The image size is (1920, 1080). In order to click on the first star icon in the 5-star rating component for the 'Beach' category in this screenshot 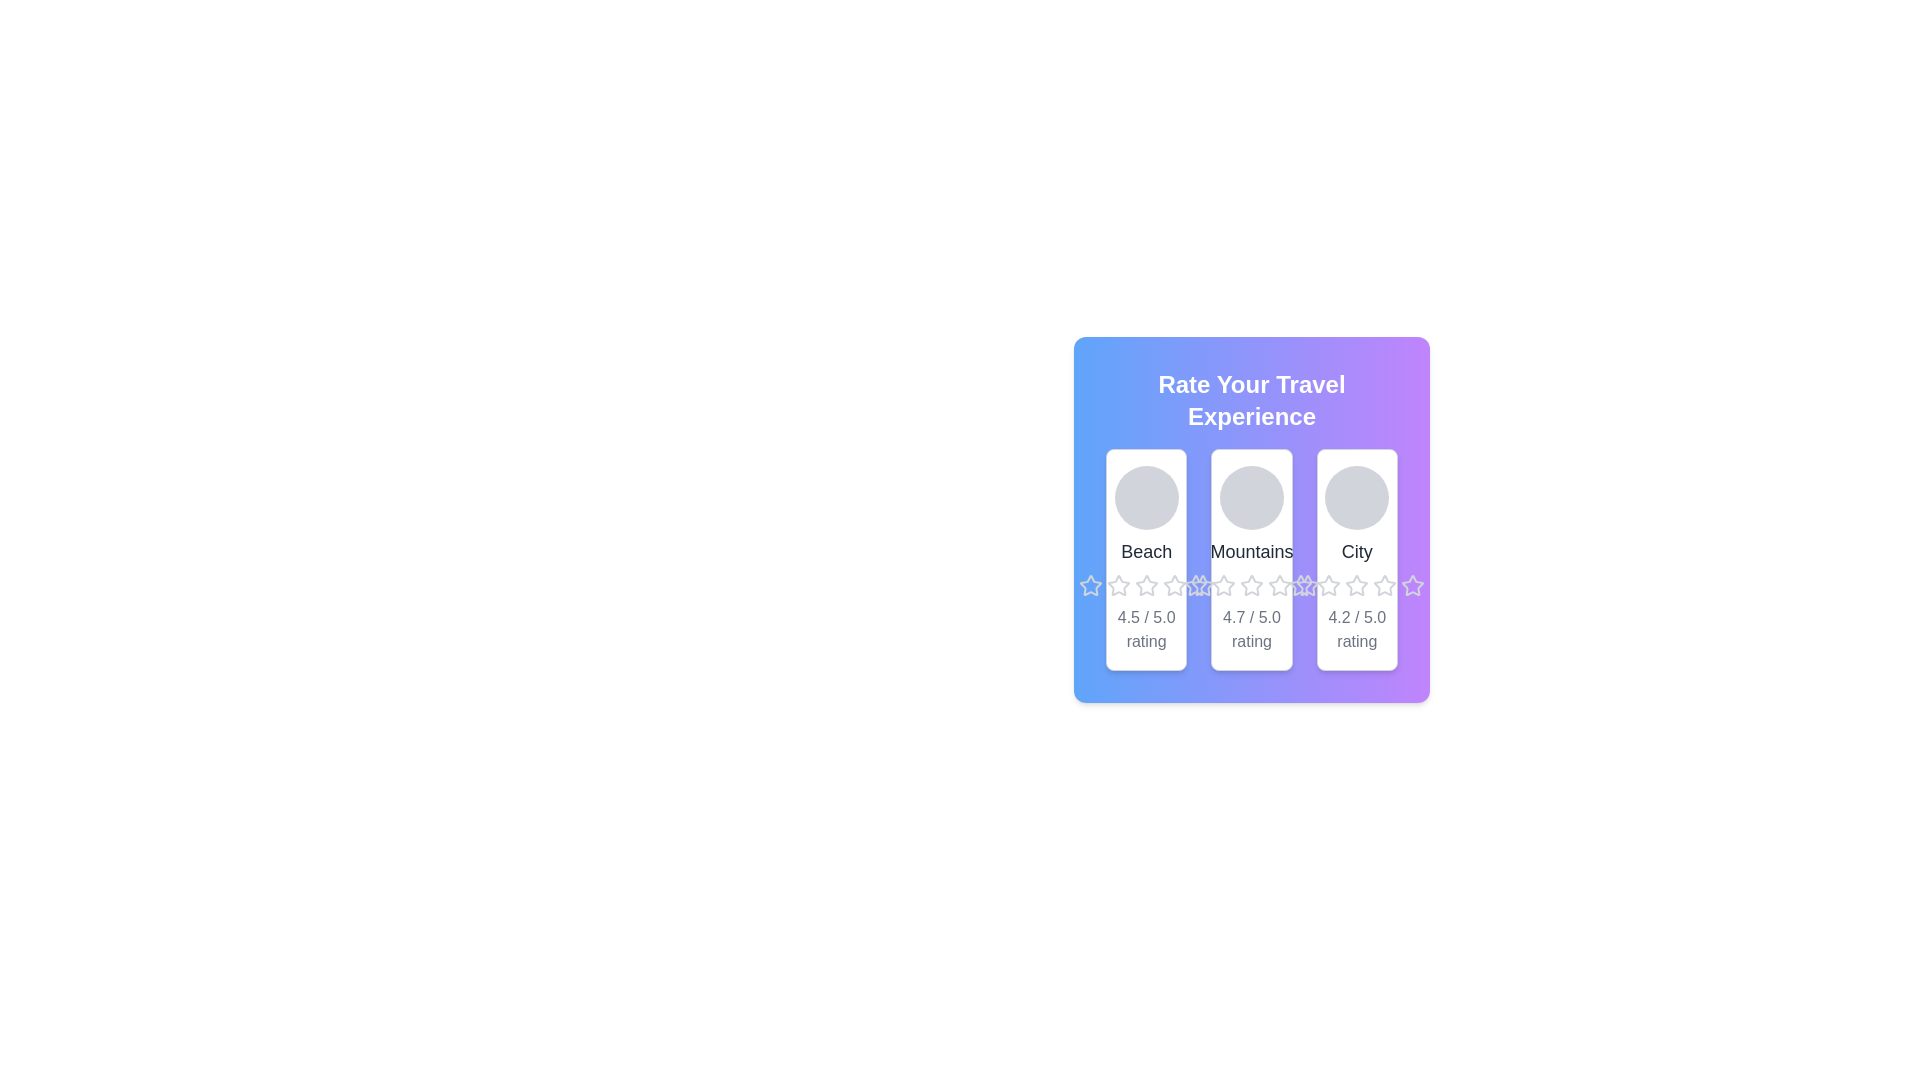, I will do `click(1089, 585)`.